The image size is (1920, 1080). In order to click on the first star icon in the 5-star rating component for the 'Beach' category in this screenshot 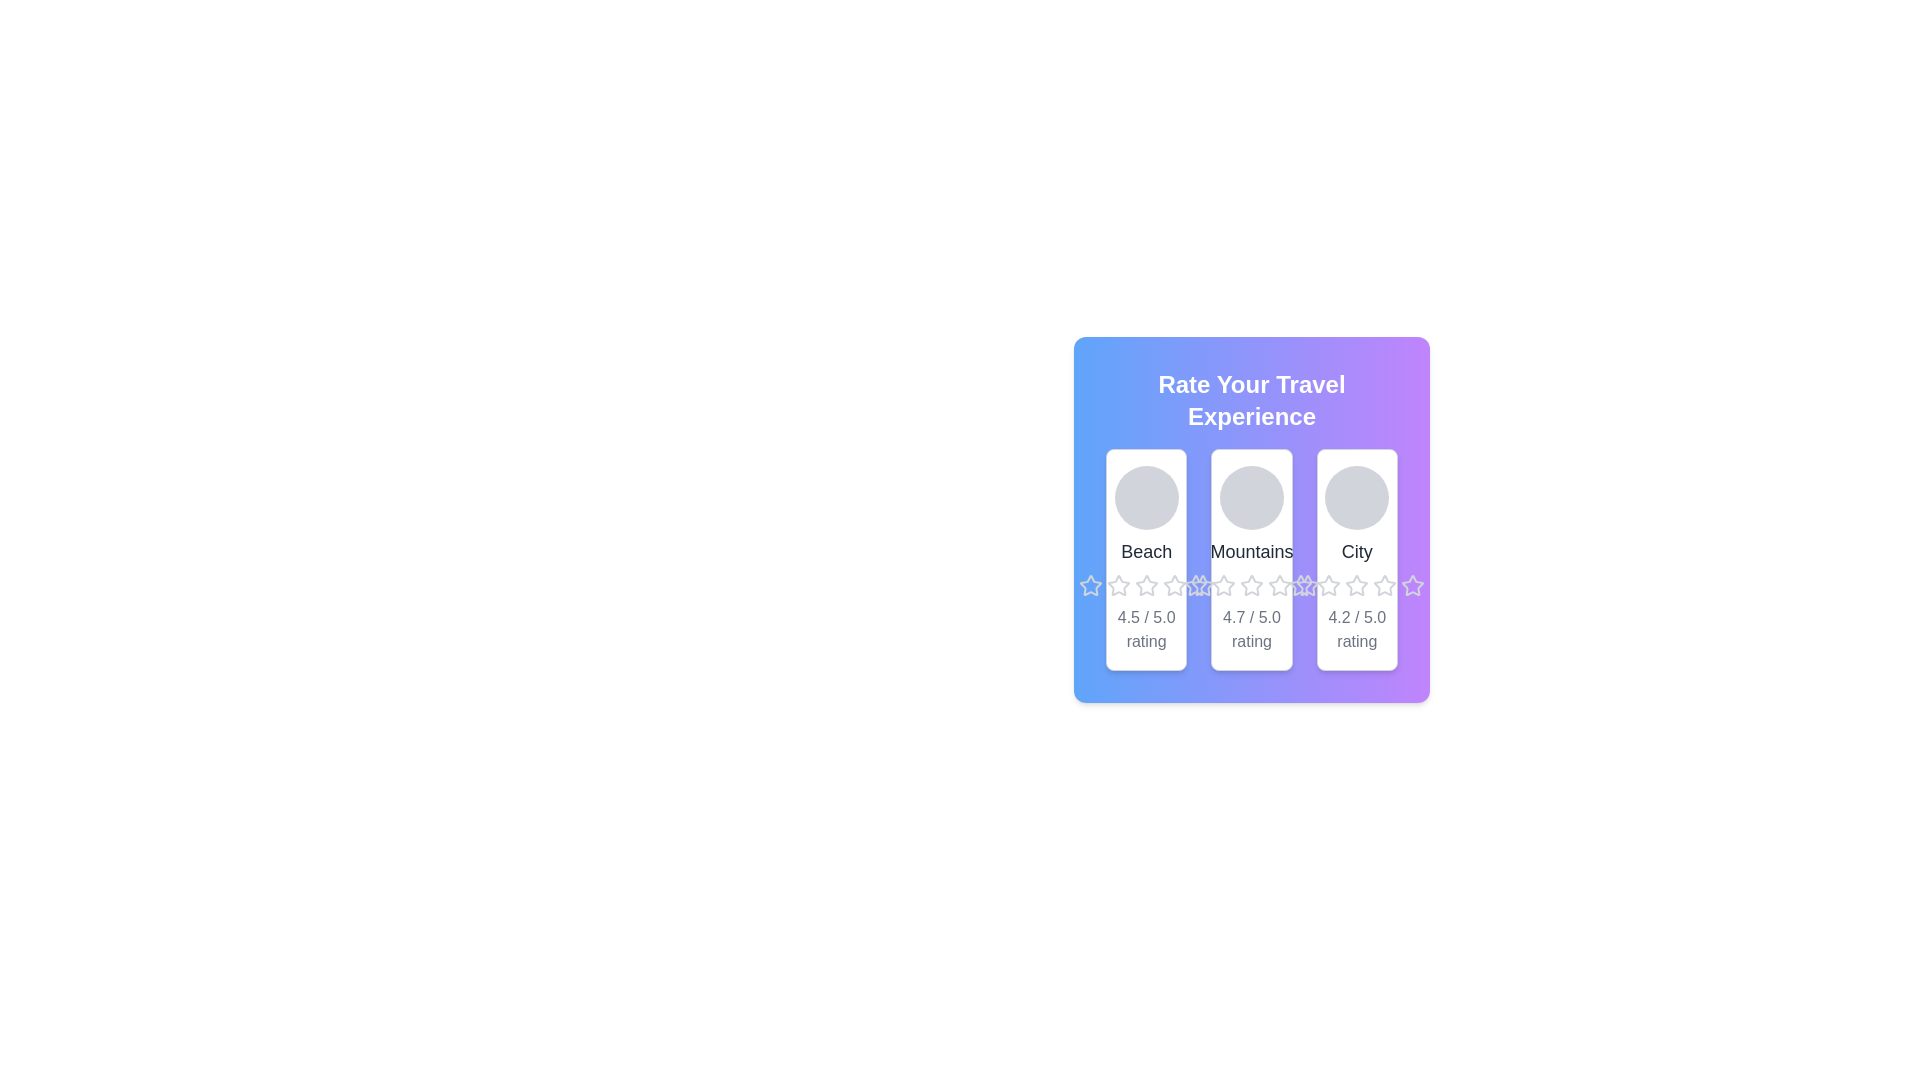, I will do `click(1089, 585)`.